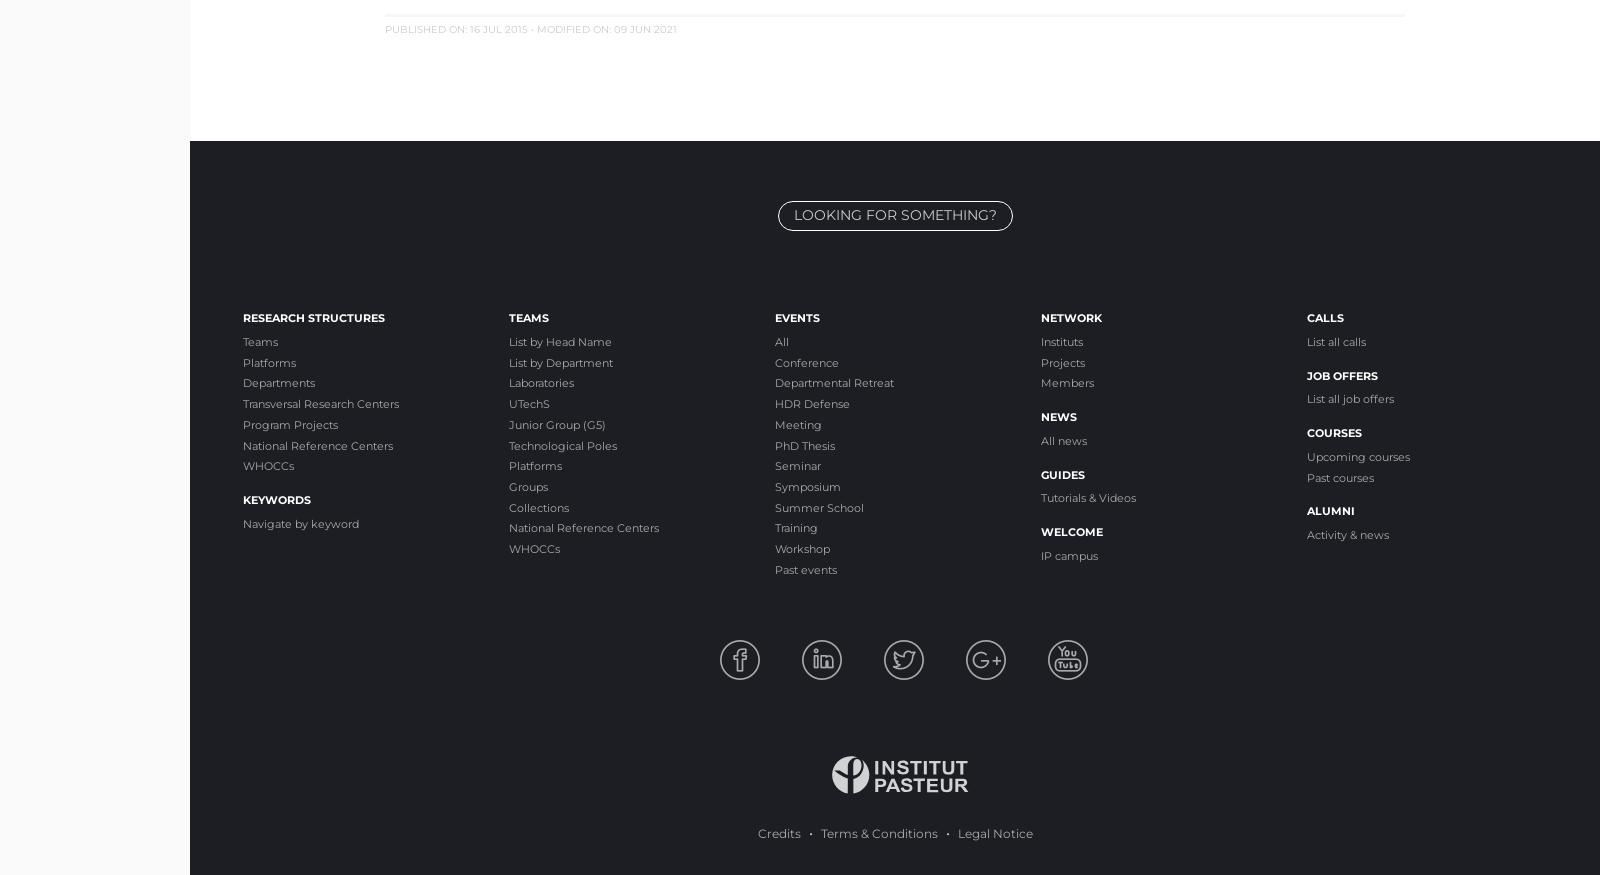 This screenshot has width=1600, height=875. What do you see at coordinates (1063, 361) in the screenshot?
I see `'Projects'` at bounding box center [1063, 361].